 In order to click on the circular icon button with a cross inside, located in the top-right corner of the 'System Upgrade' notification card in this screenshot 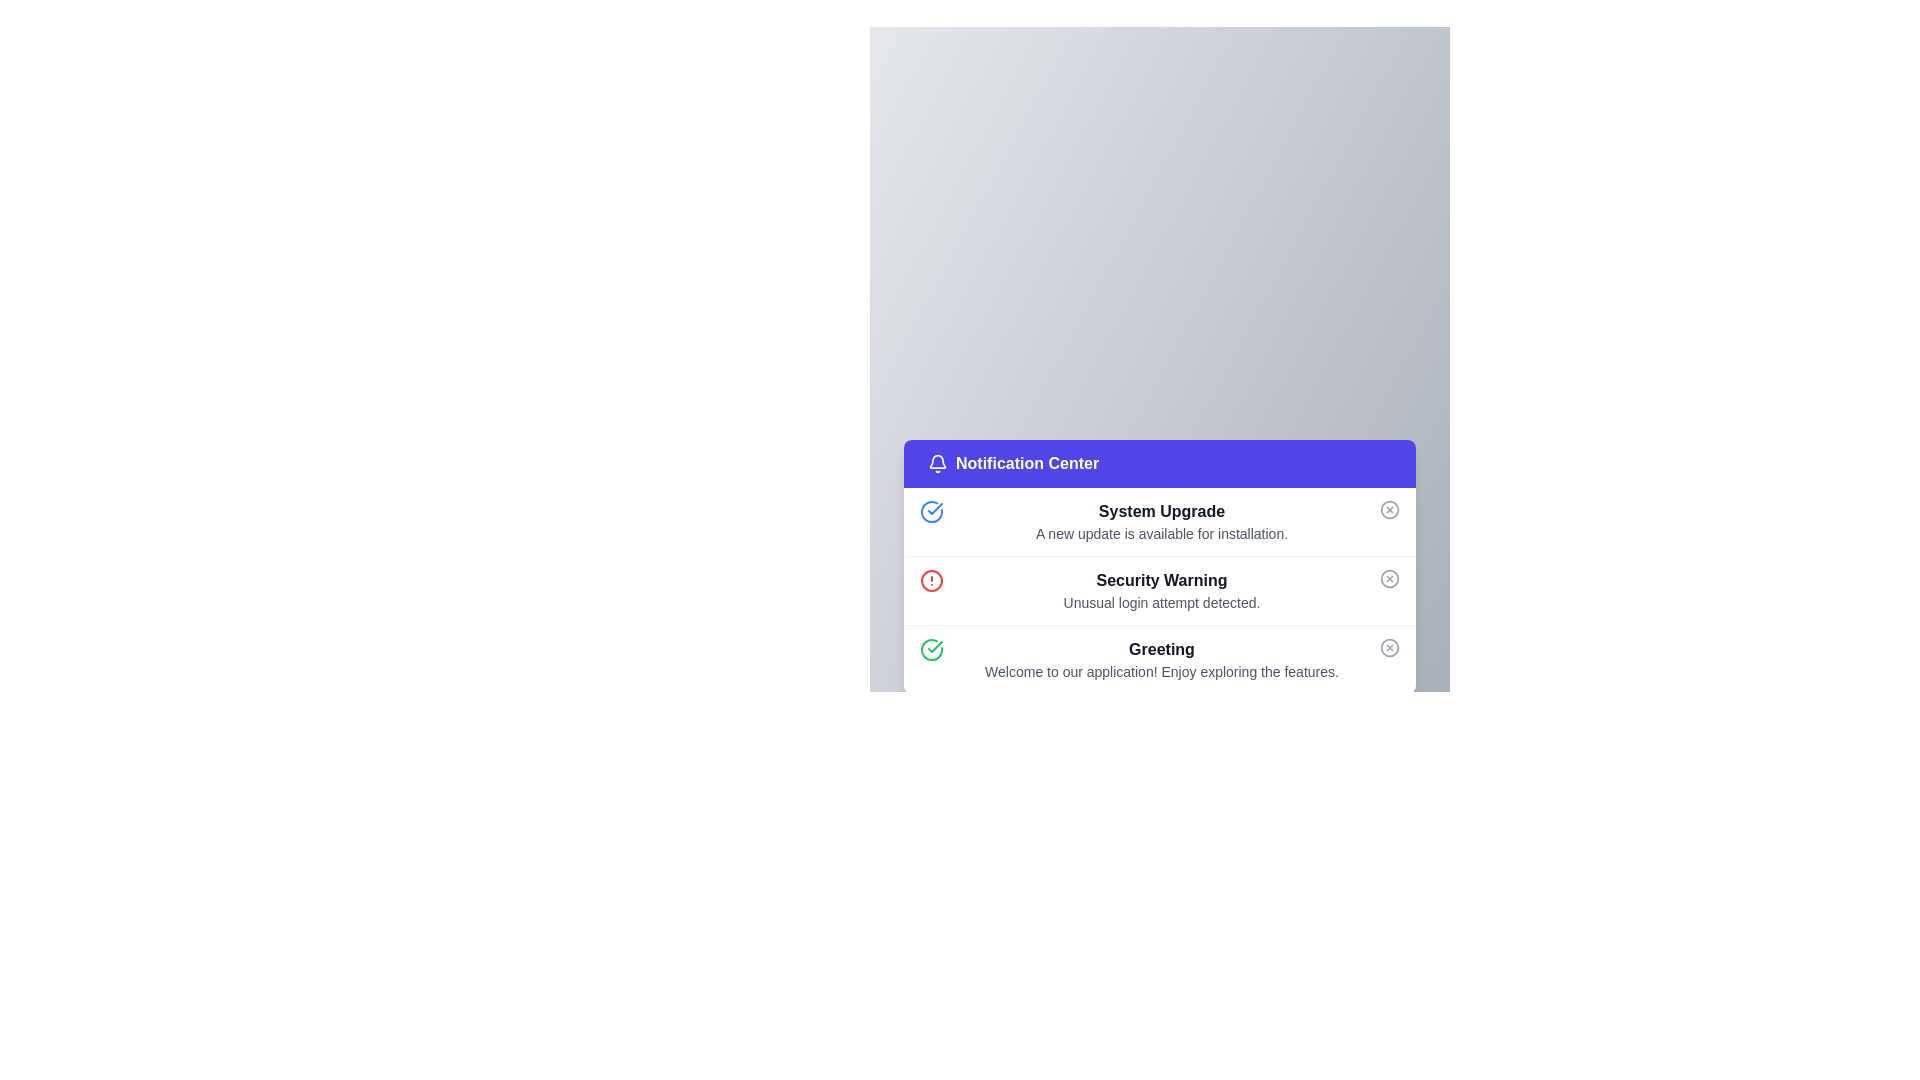, I will do `click(1389, 508)`.